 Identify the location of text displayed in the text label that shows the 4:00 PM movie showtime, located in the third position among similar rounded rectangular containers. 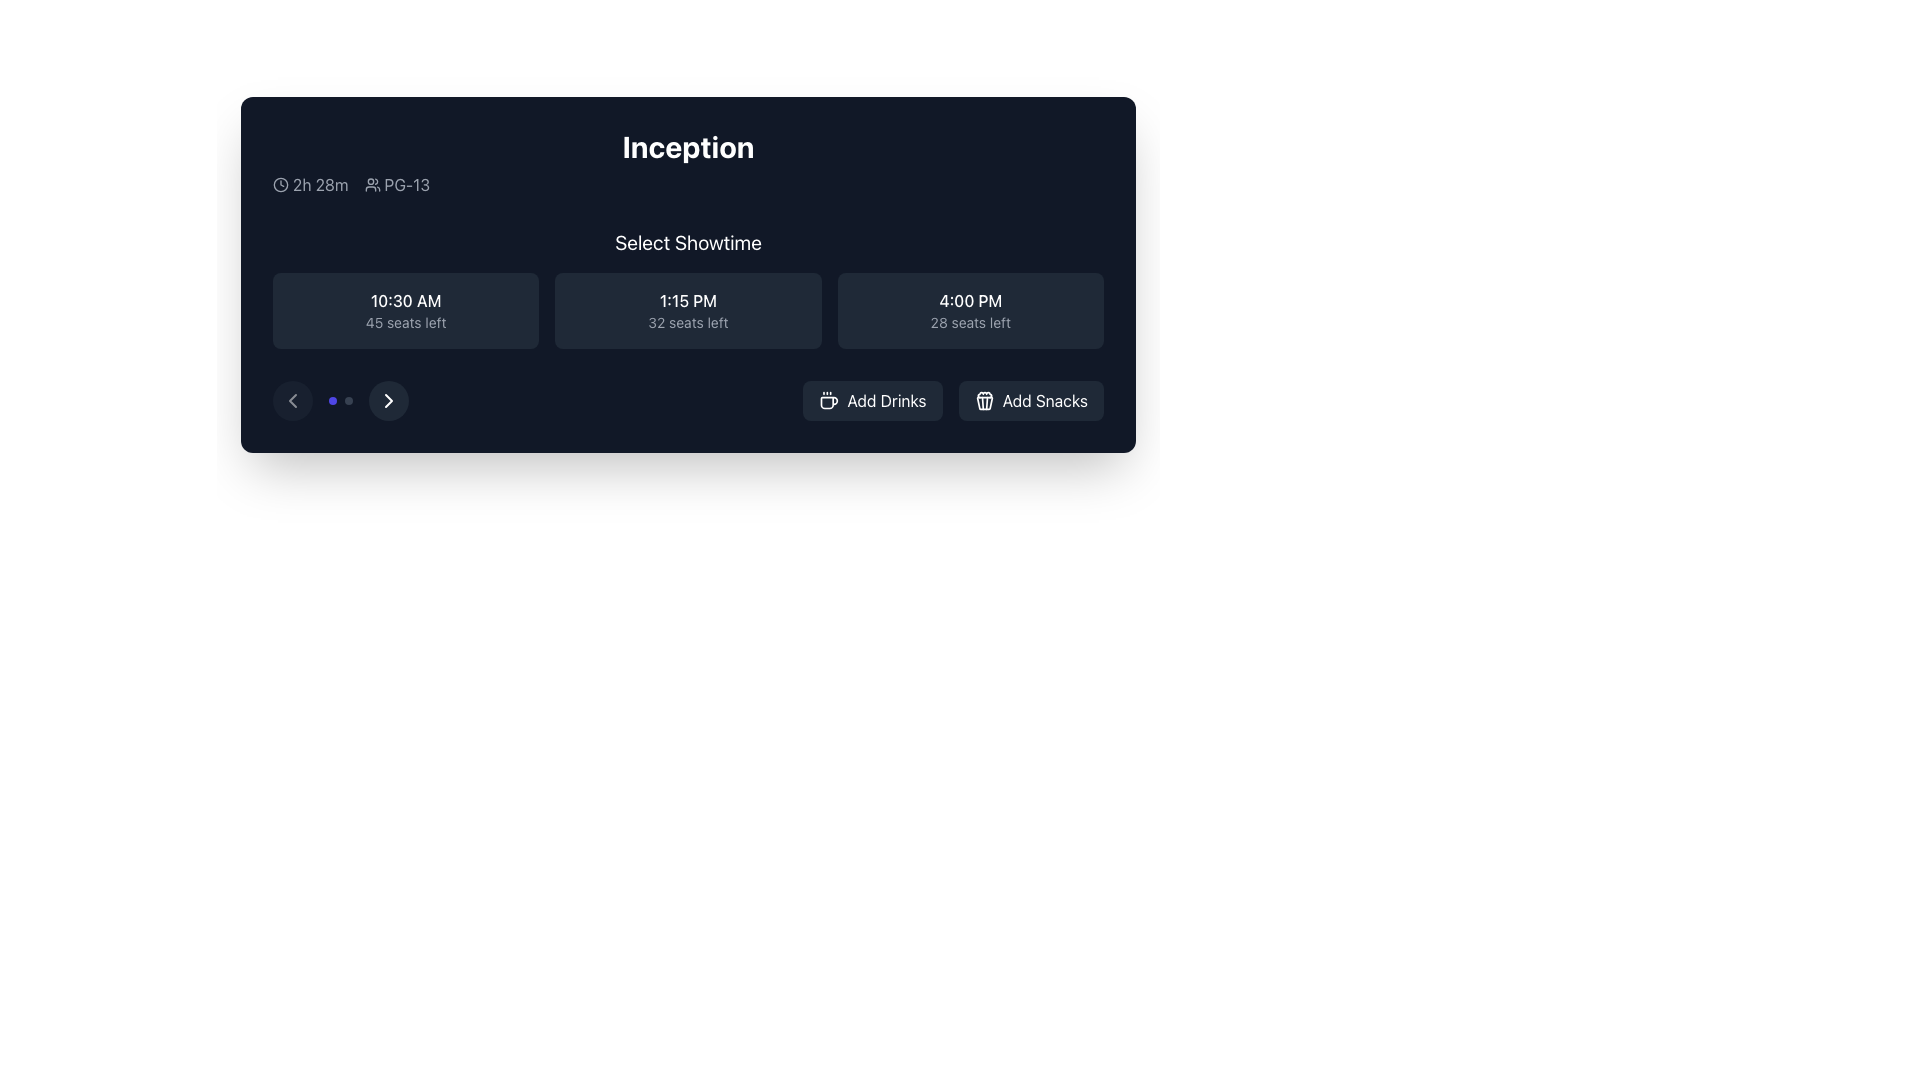
(970, 300).